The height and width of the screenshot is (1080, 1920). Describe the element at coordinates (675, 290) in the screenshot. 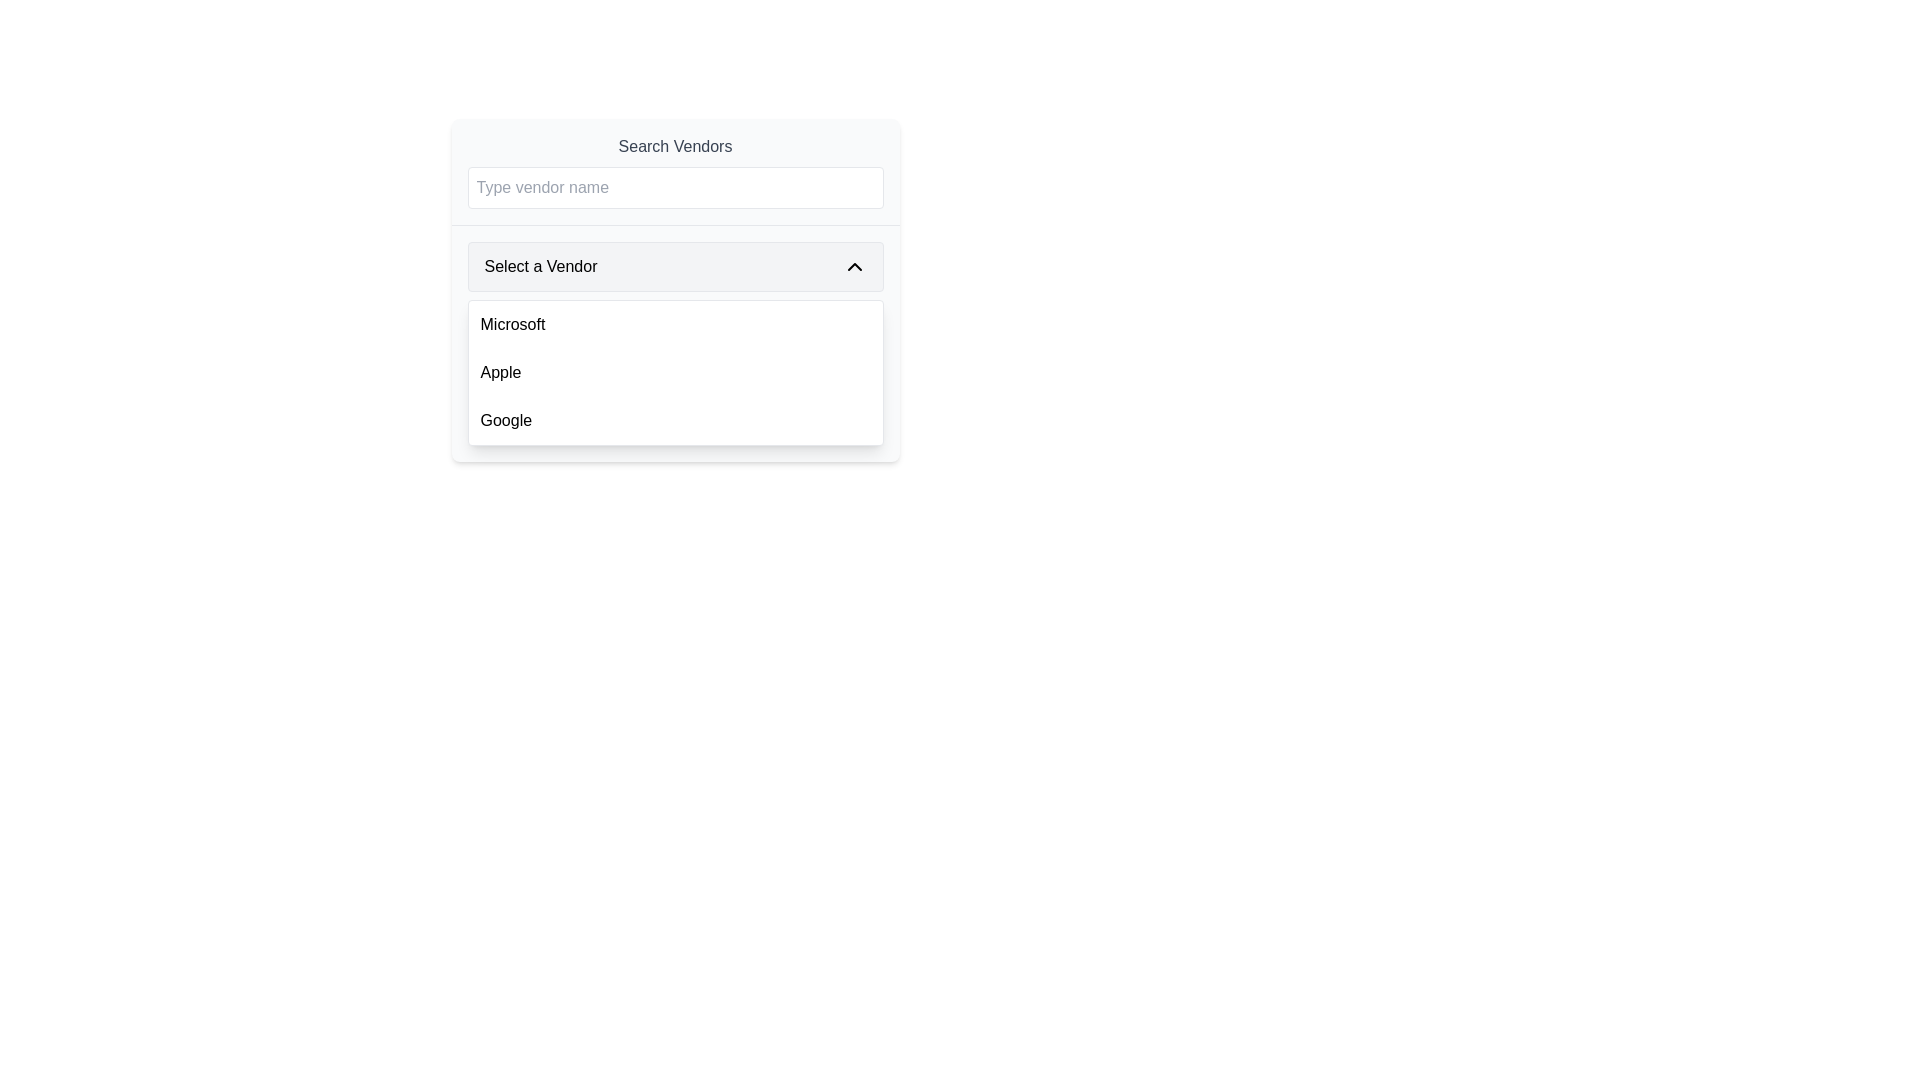

I see `the dropdown menu located centrally below the 'Type vendor name' search input field` at that location.